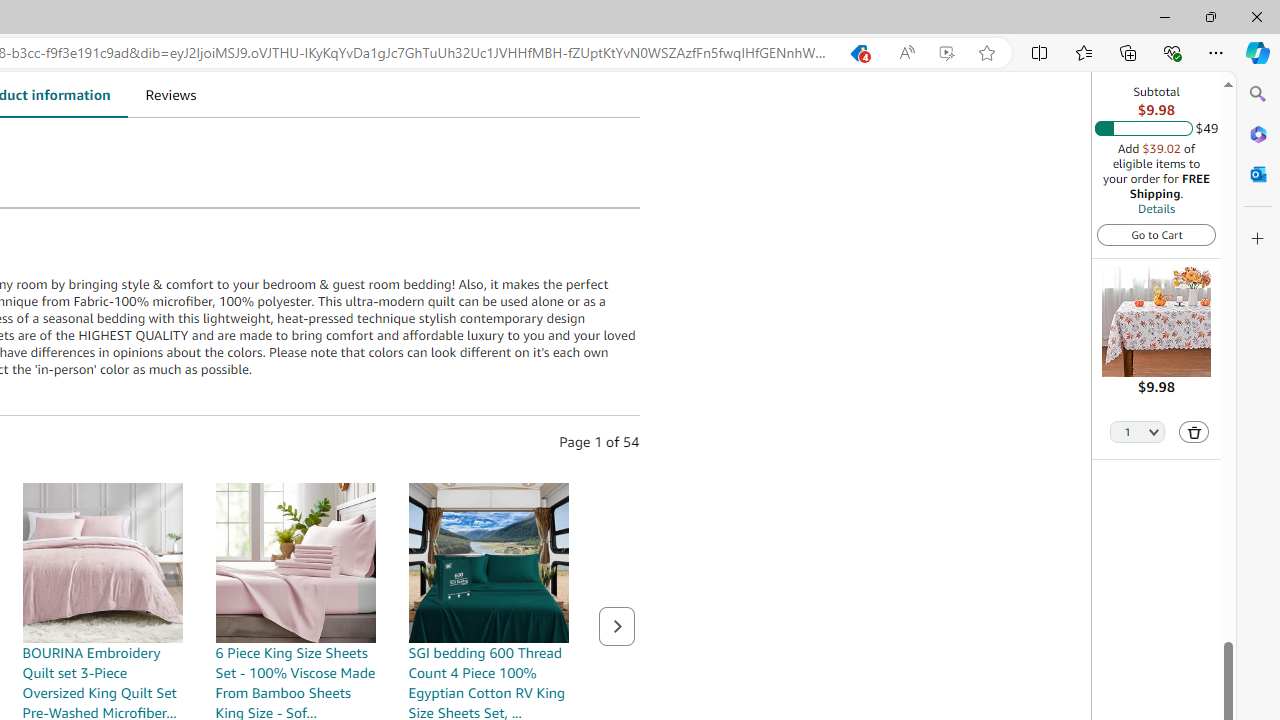 The image size is (1280, 720). I want to click on 'Next page of related Sponsored Products', so click(615, 625).